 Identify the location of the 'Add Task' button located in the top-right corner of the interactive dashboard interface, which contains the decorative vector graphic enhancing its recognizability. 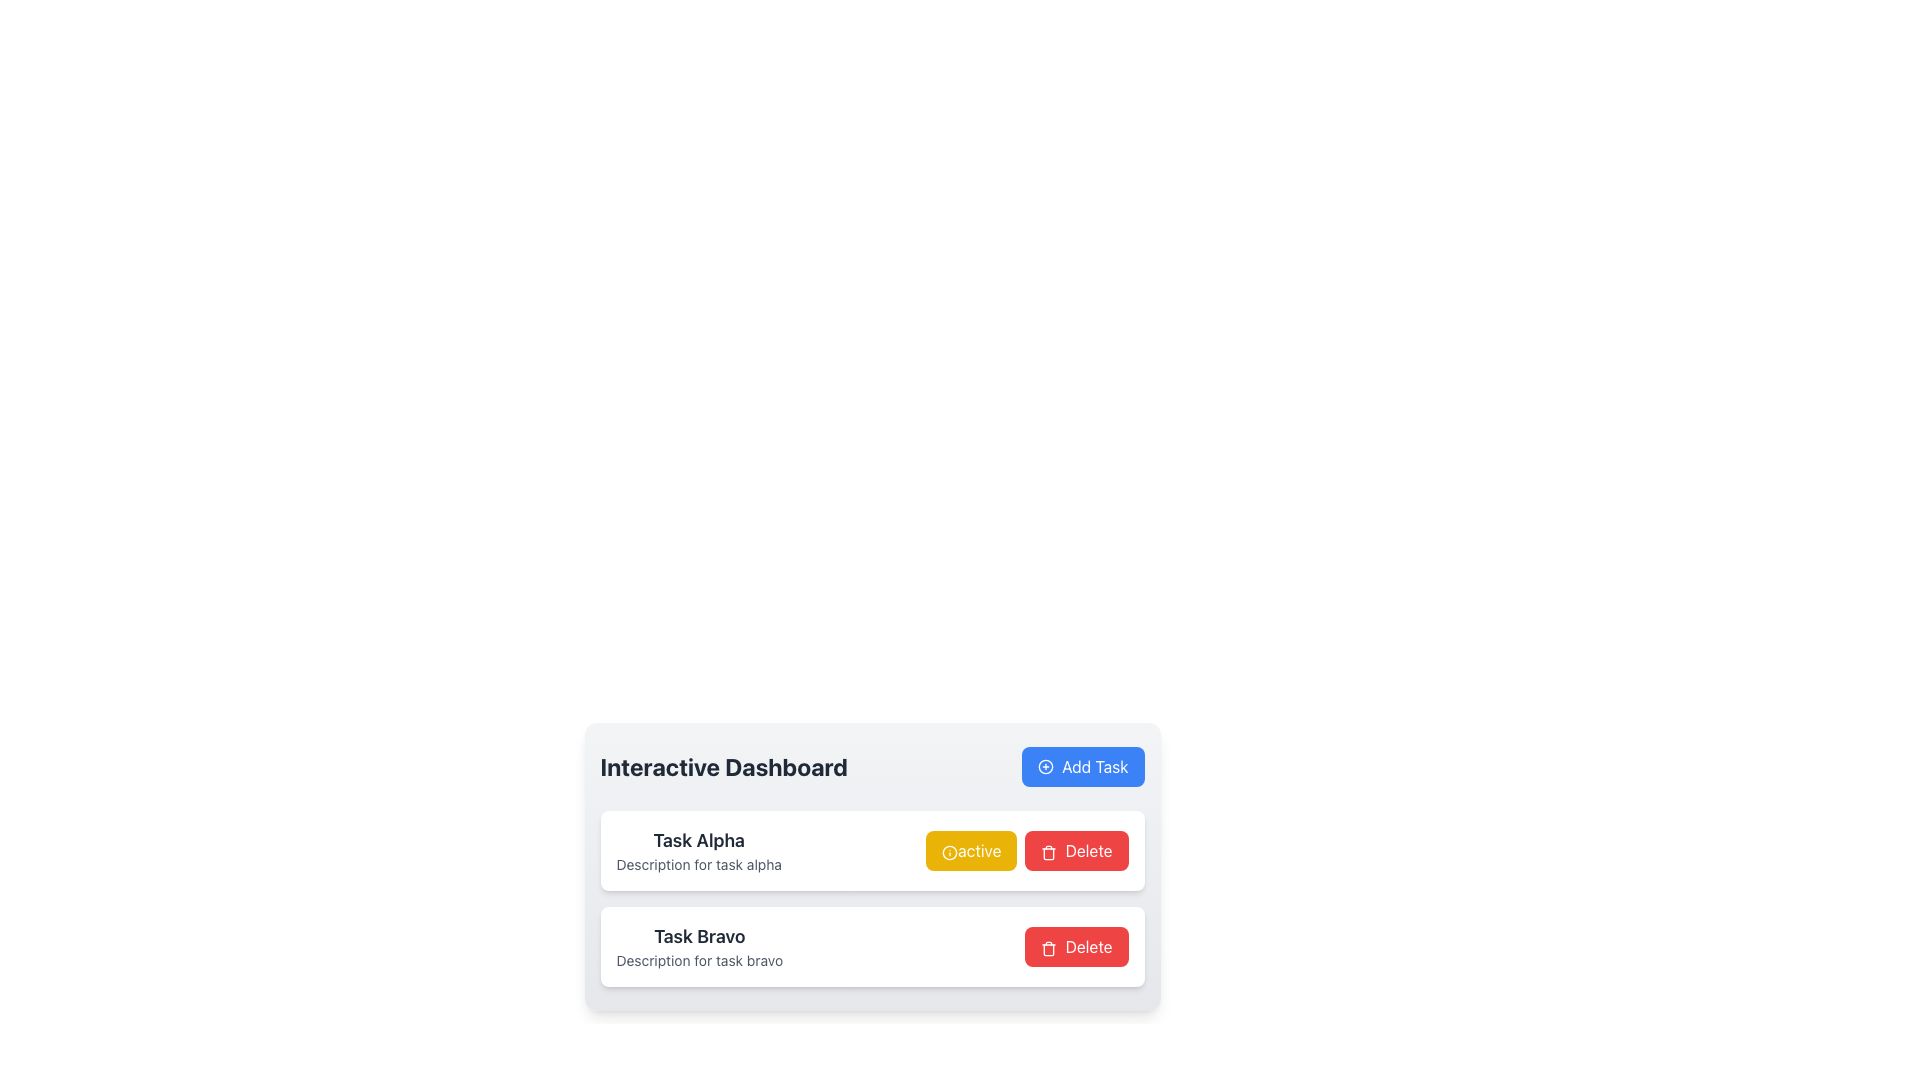
(1045, 766).